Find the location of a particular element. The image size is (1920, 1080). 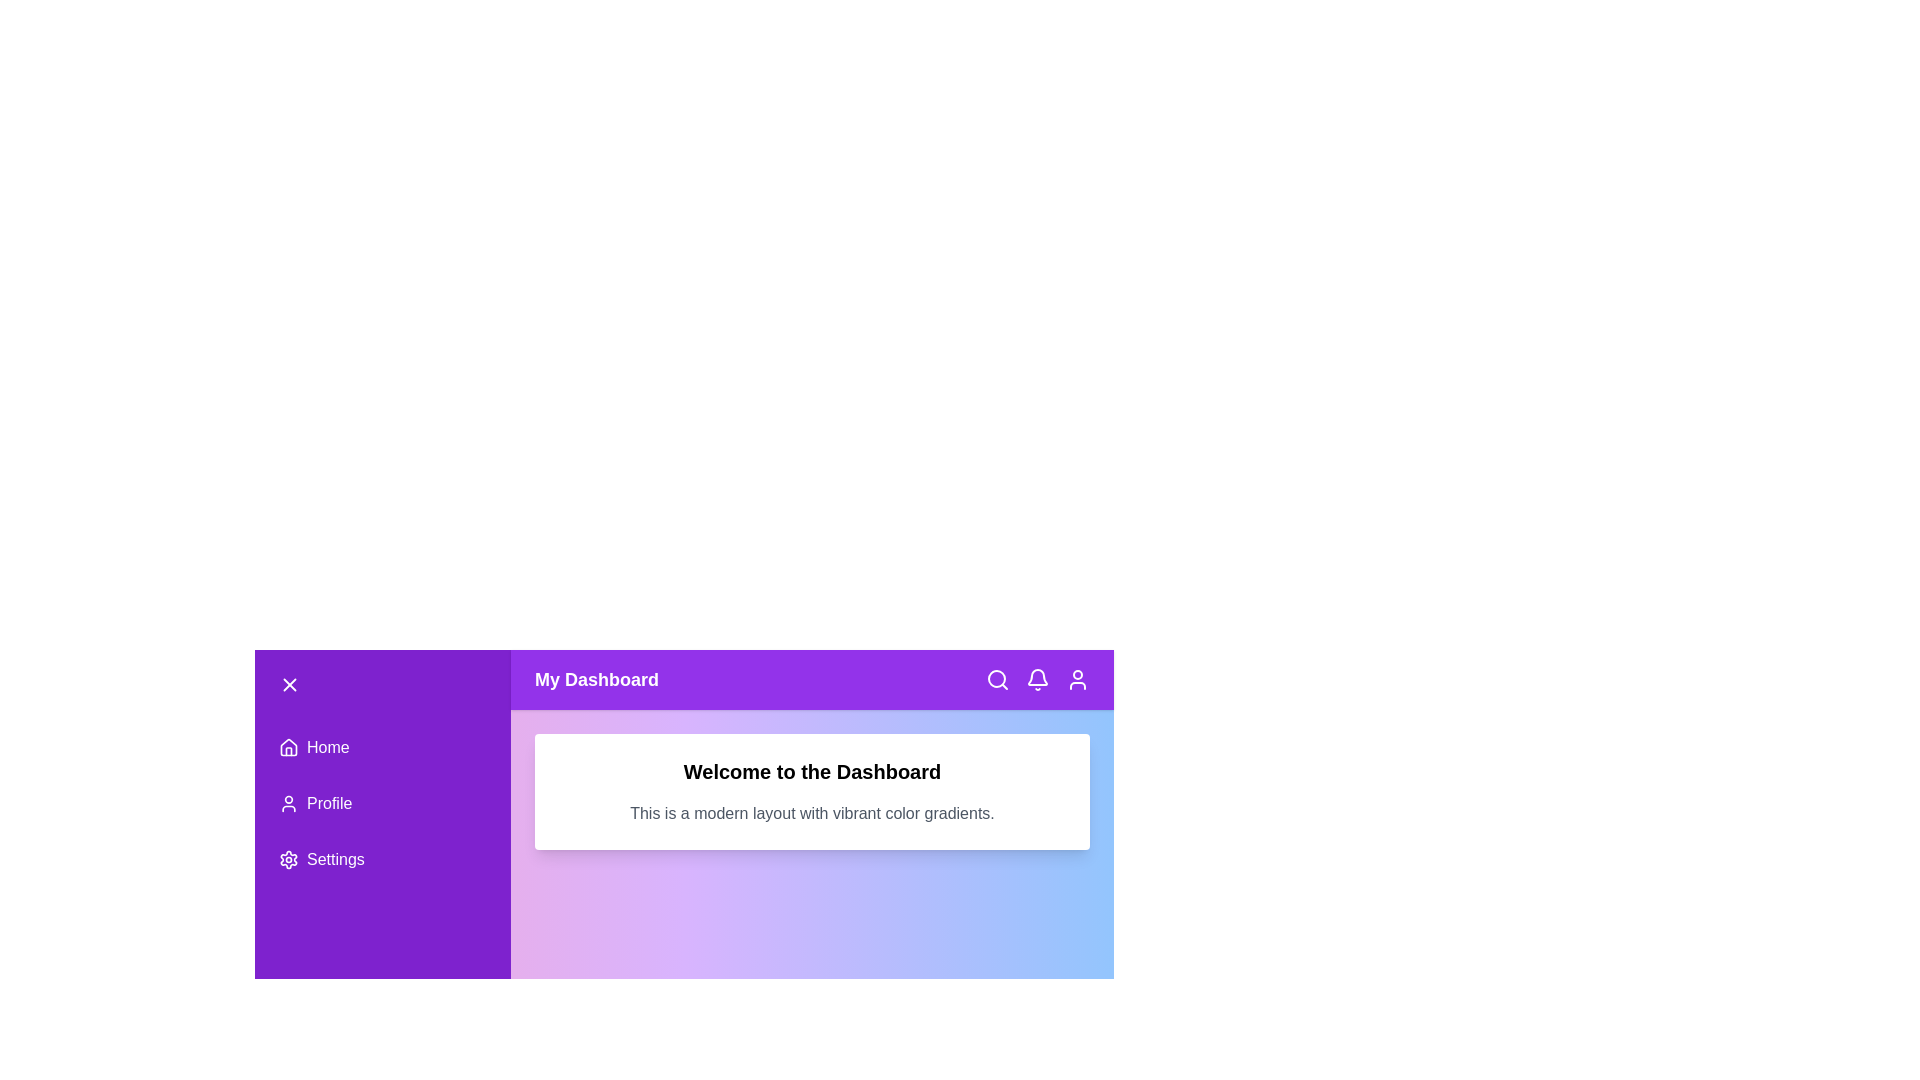

the notification bell icon to interact with it is located at coordinates (1037, 678).